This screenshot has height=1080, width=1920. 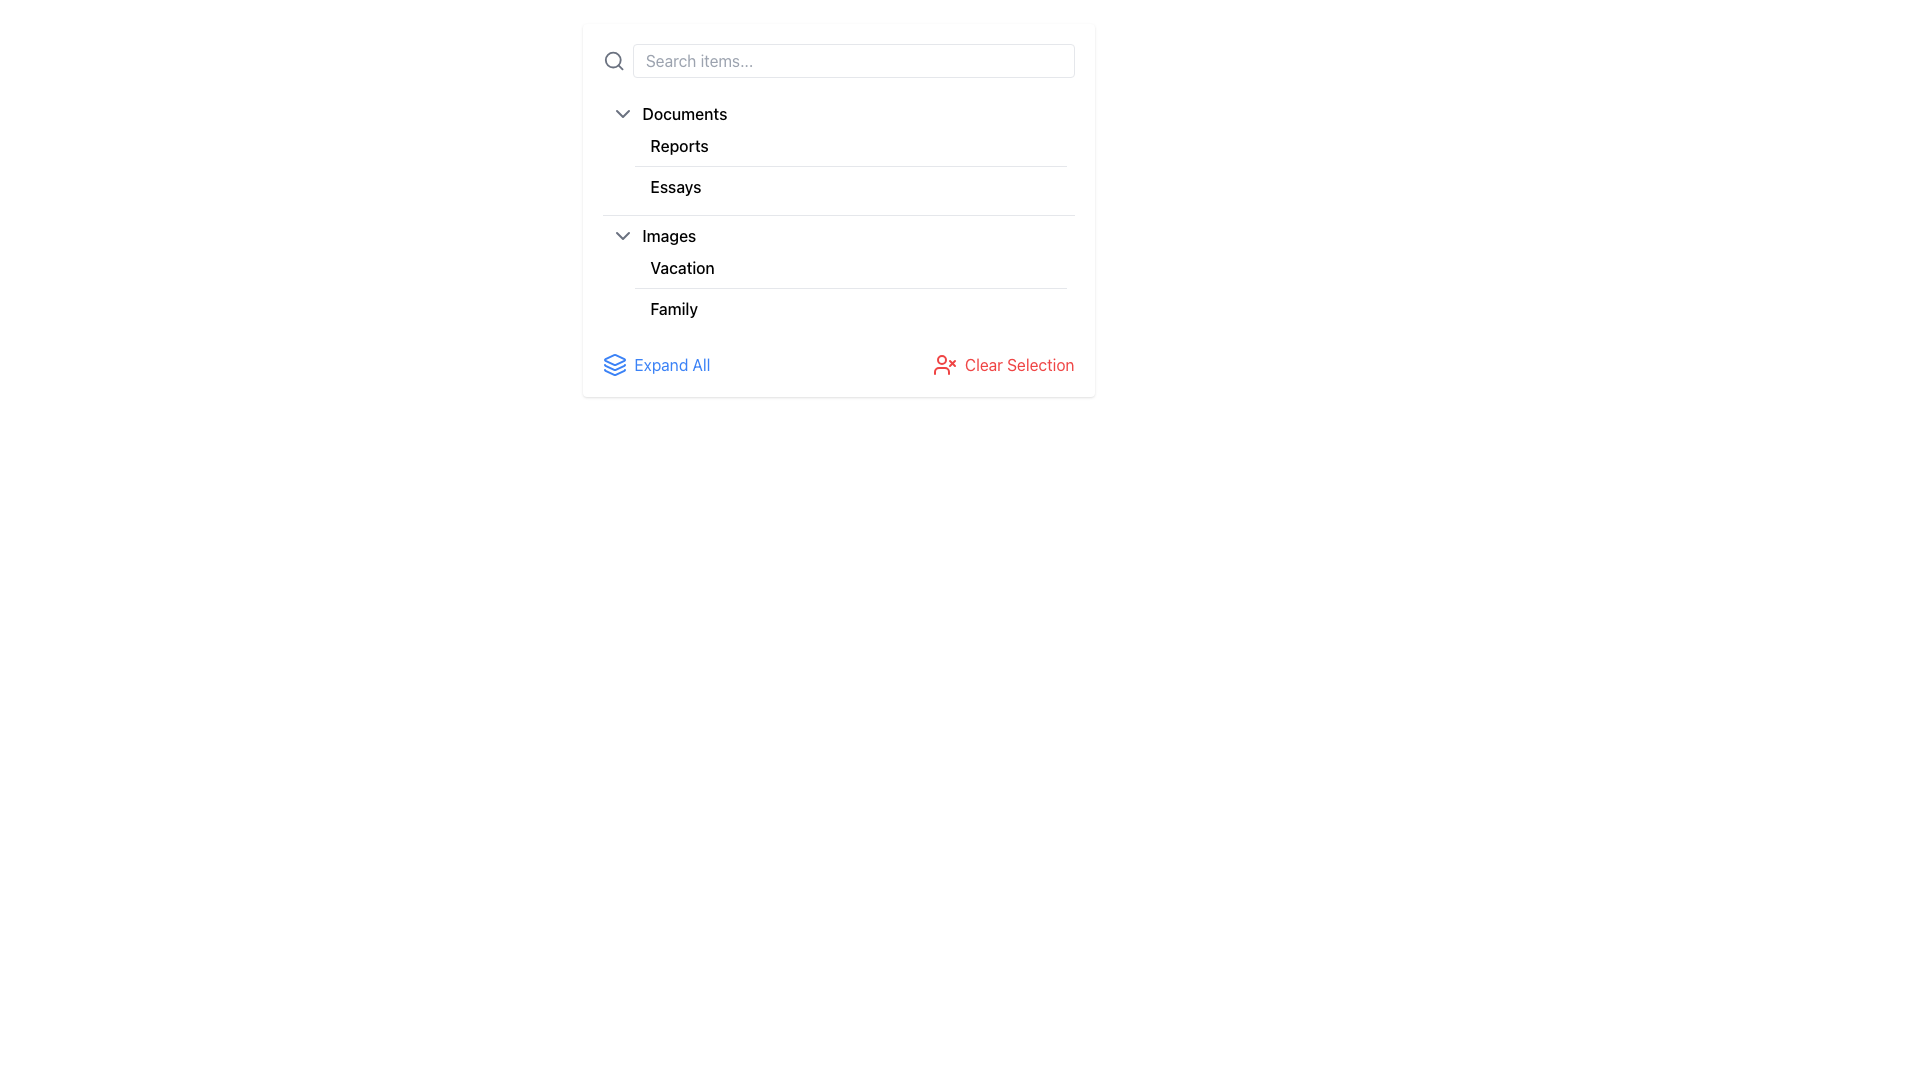 I want to click on the 'Expand All' button located at the bottom-left part of the panel containing a list of folders, so click(x=656, y=365).